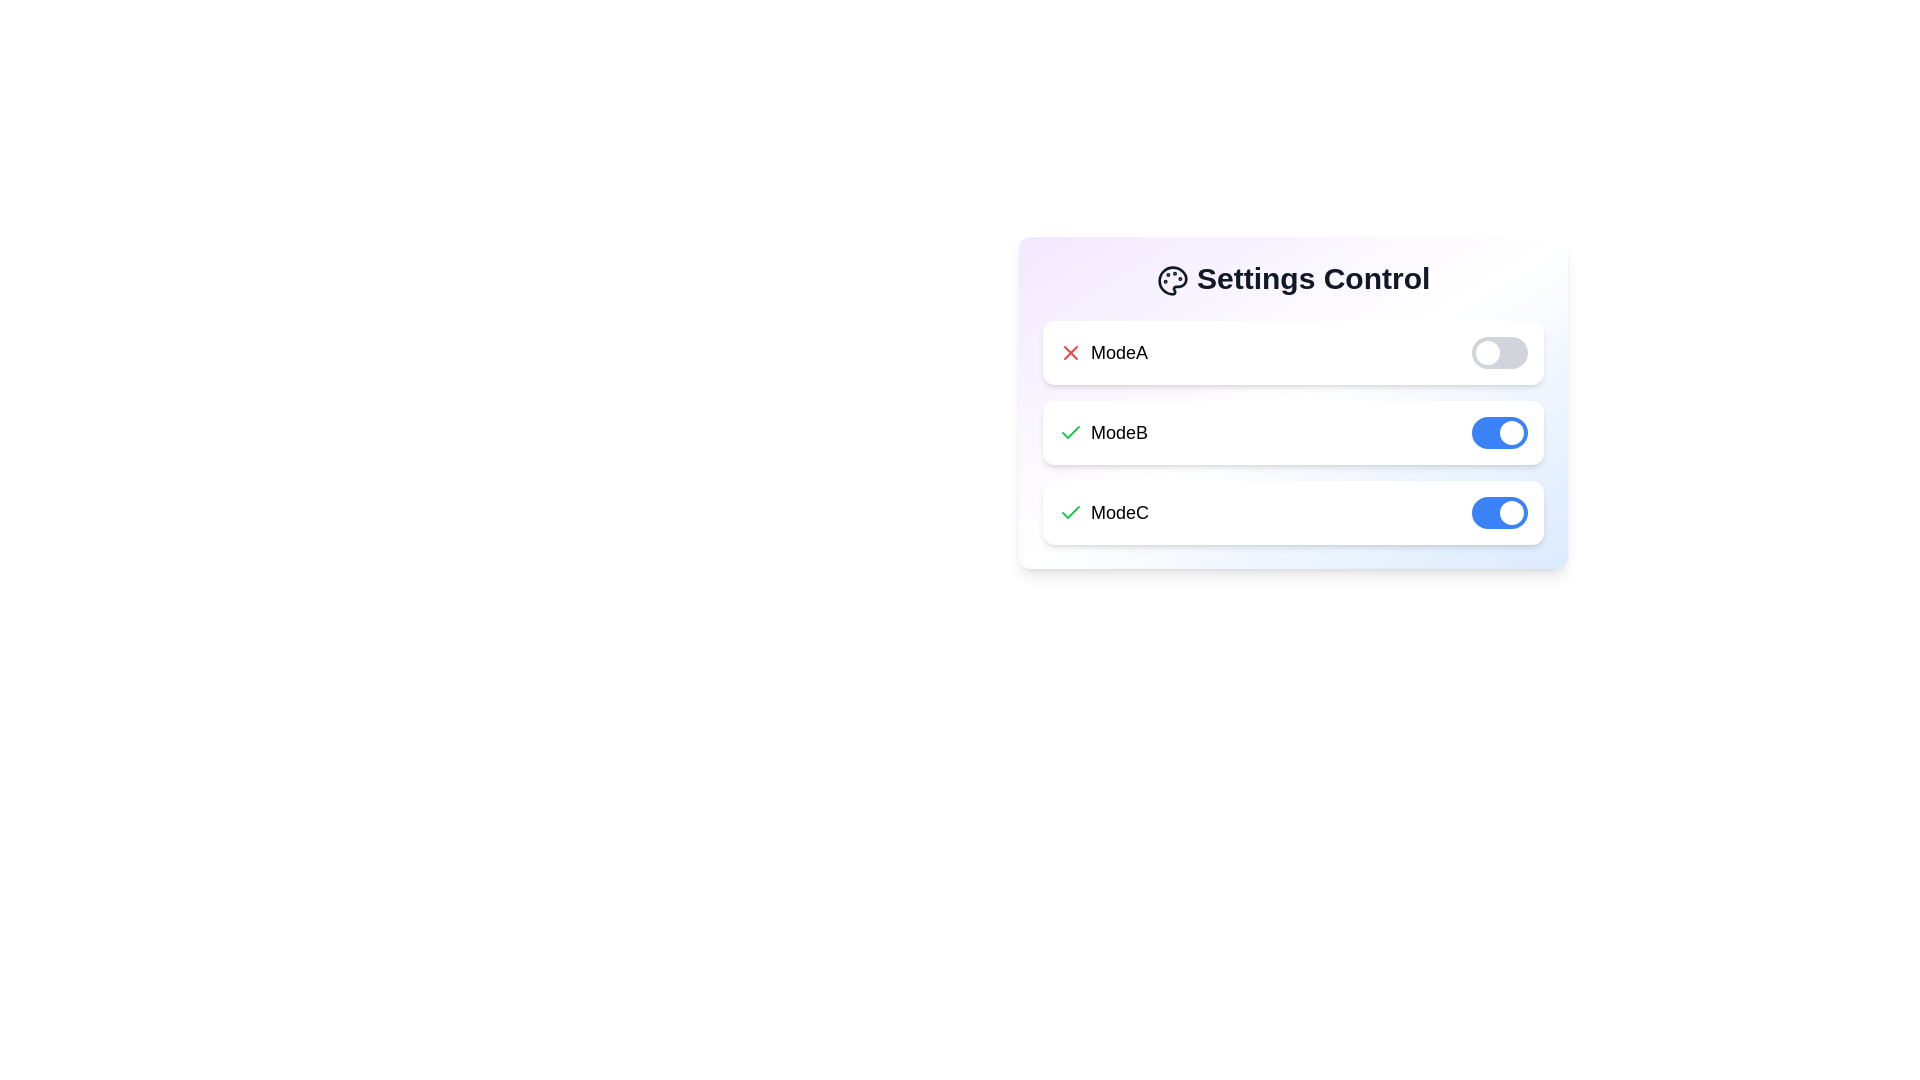  Describe the element at coordinates (1172, 281) in the screenshot. I see `the settings icon located in the header section of the 'Settings Control' panel, which symbolizes customization or themes` at that location.